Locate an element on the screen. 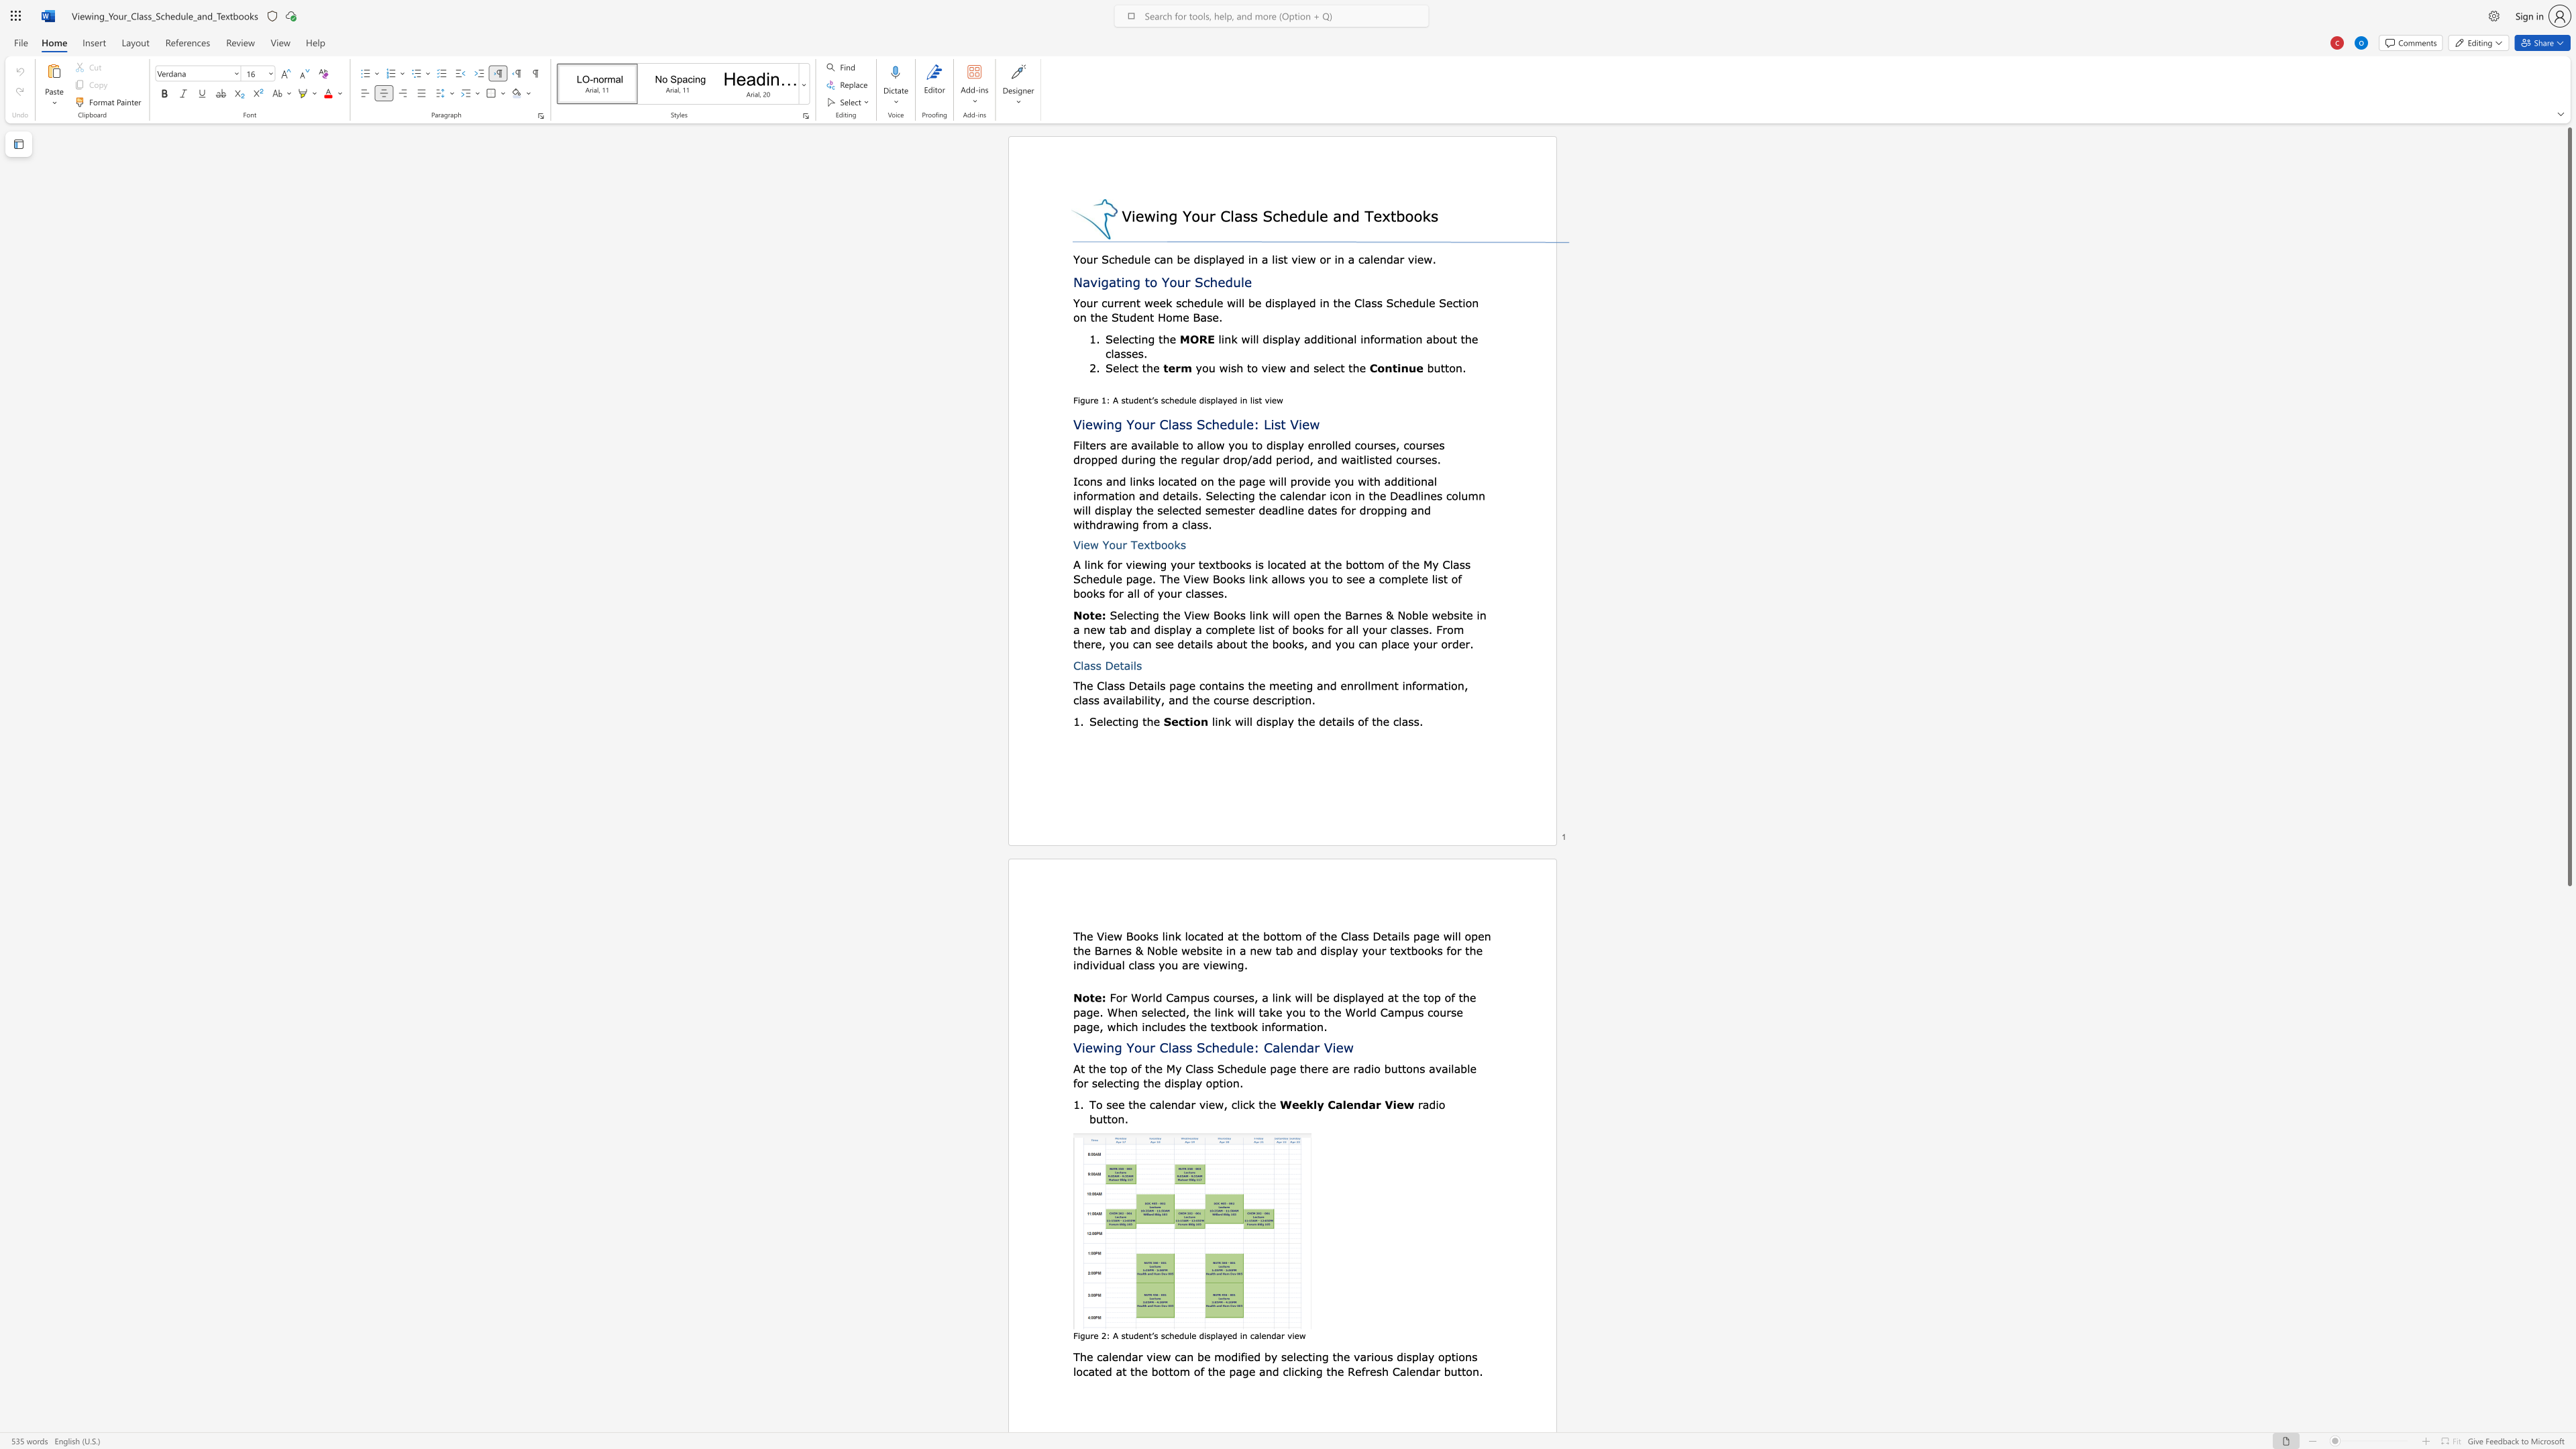  the right-hand scrollbar to descend the page is located at coordinates (2568, 1214).